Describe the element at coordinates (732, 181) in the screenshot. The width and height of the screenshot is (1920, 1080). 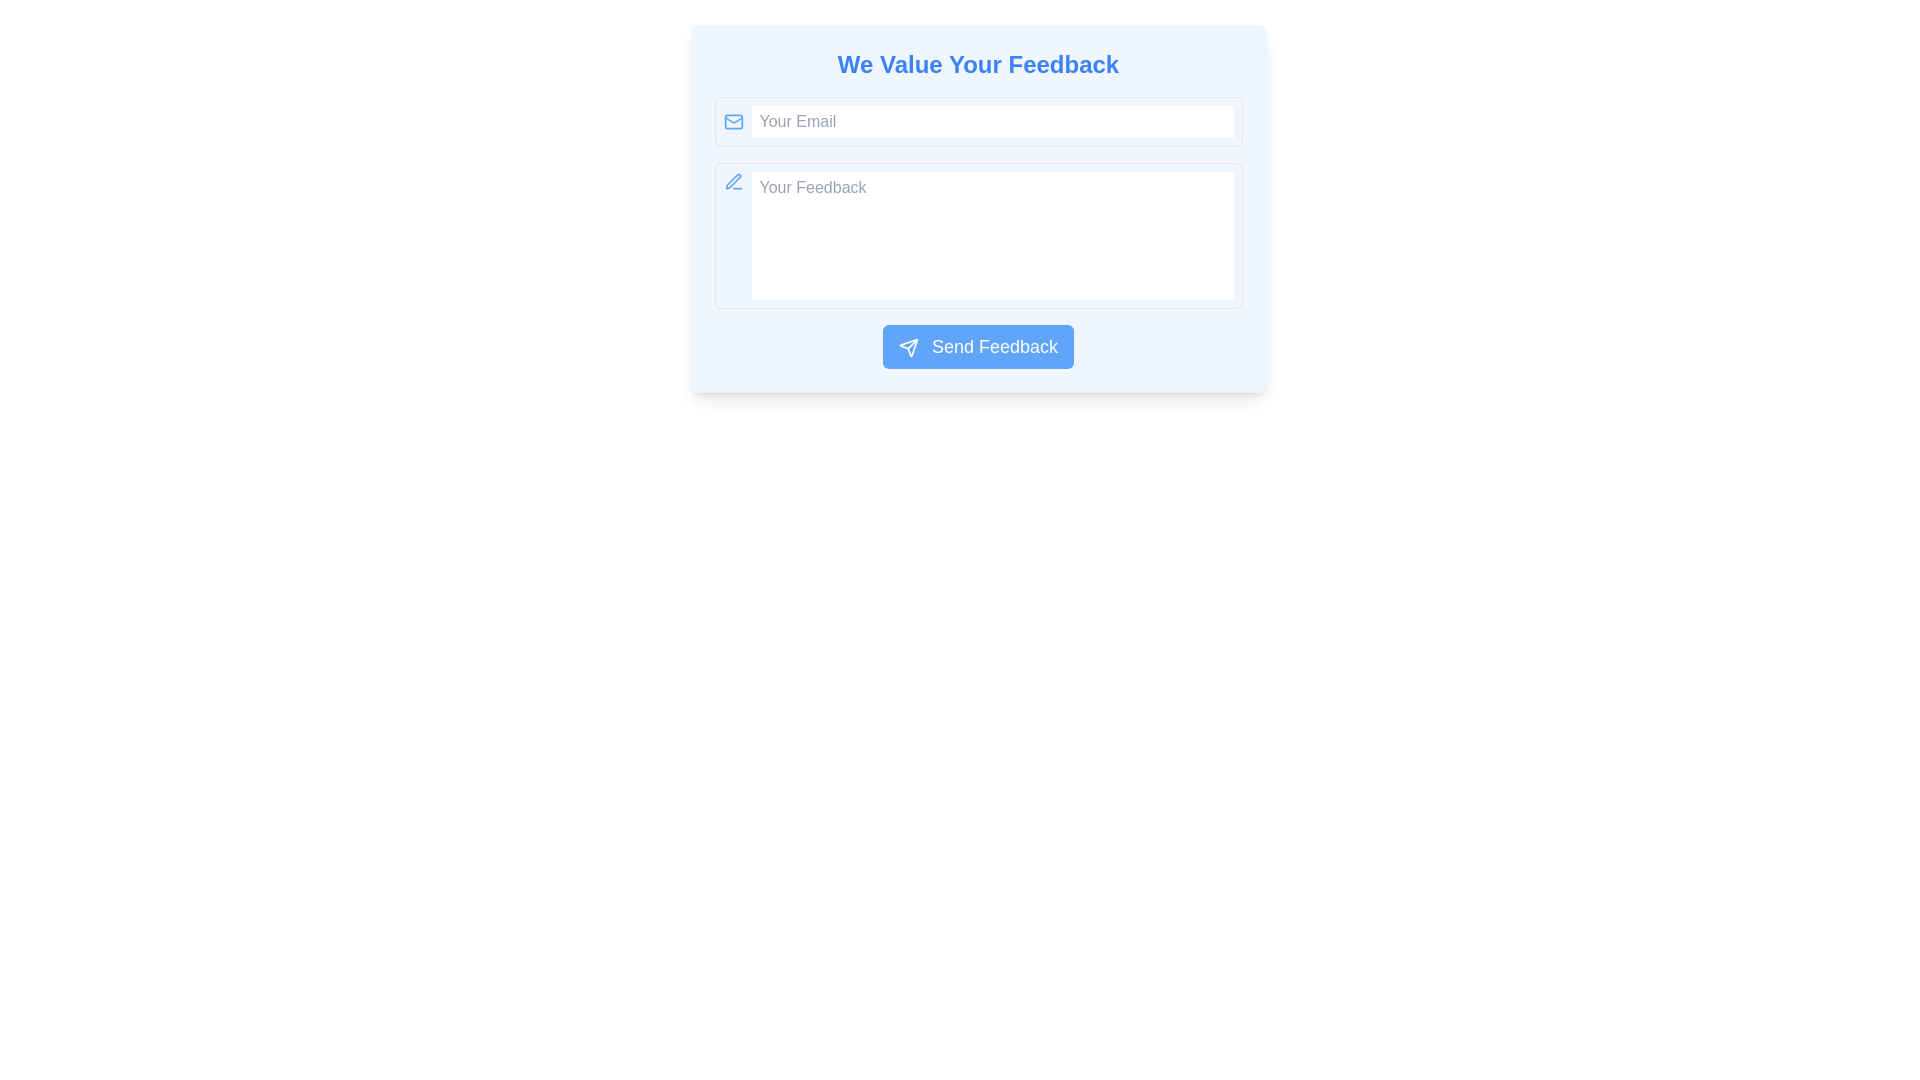
I see `the decorative or indicative icon located immediately to the left of the 'Your Feedback' text box in the feedback input section` at that location.